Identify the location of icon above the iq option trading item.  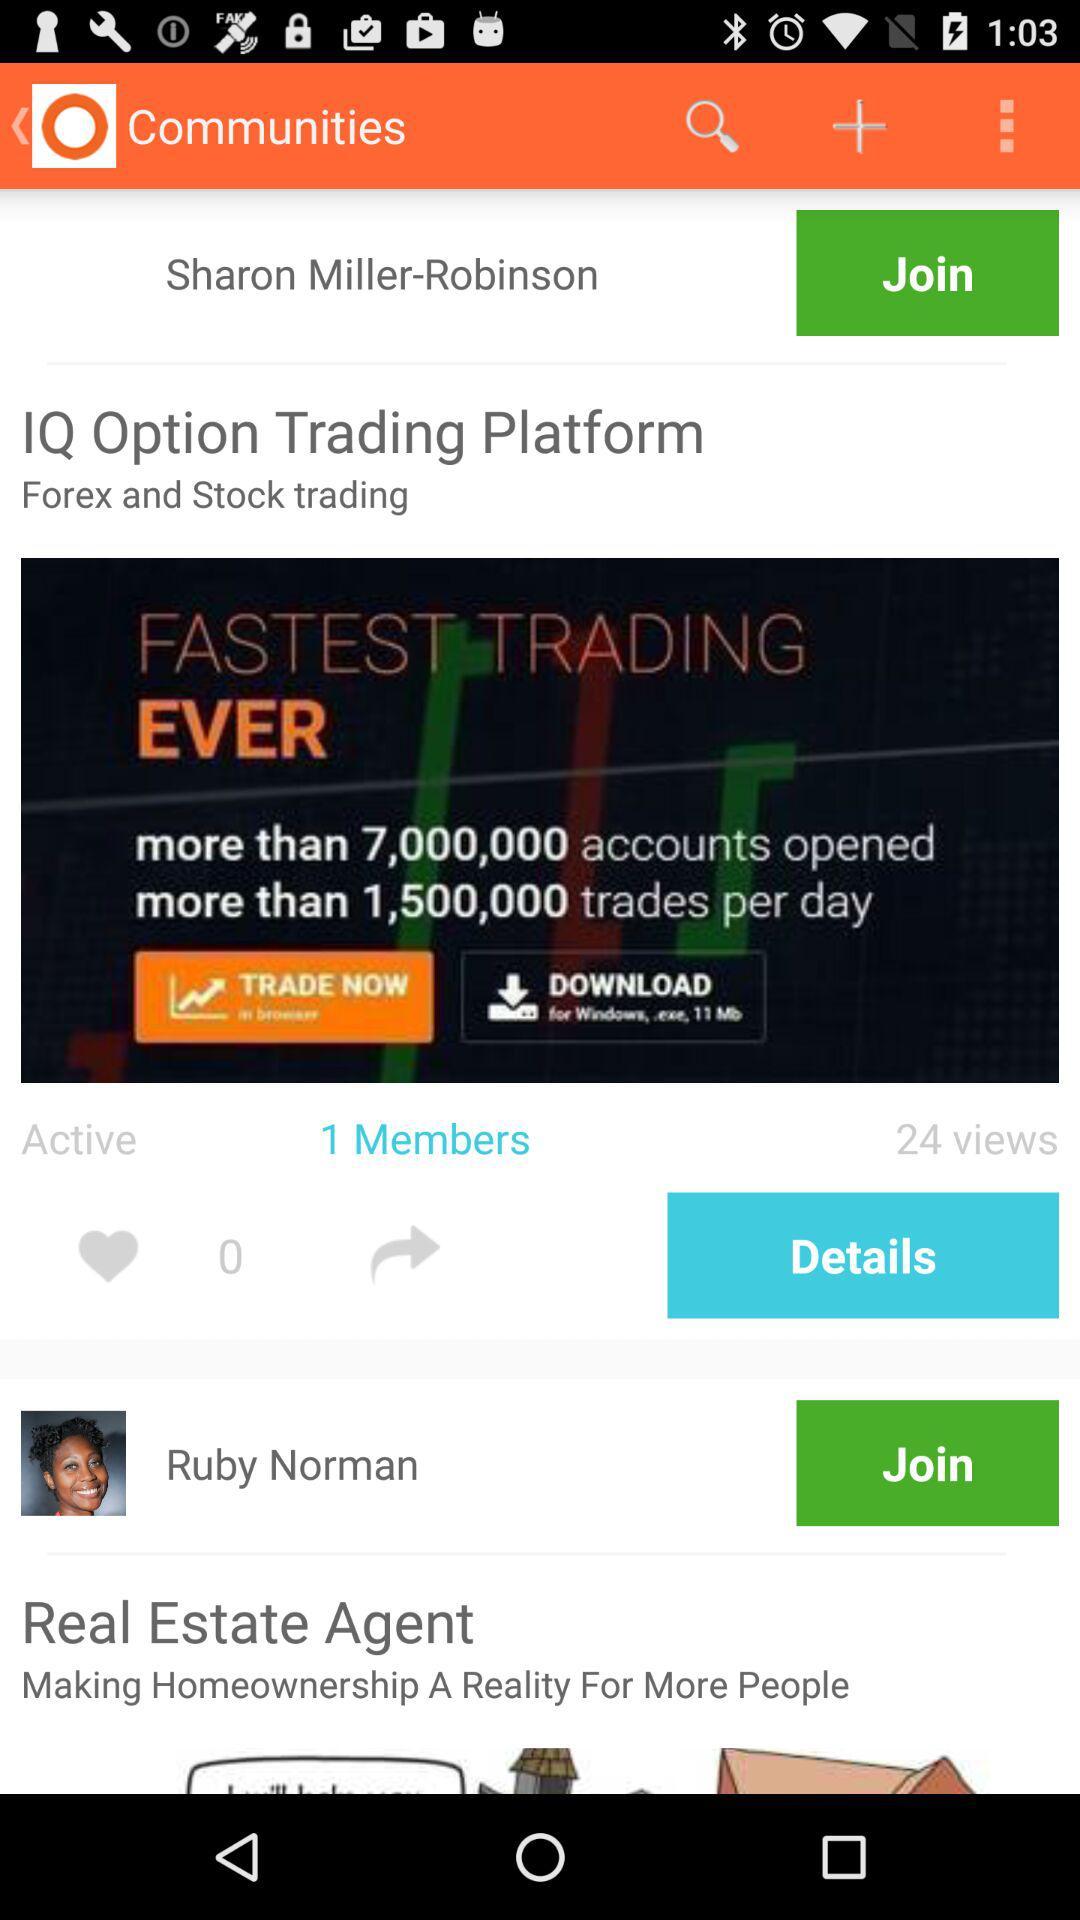
(525, 363).